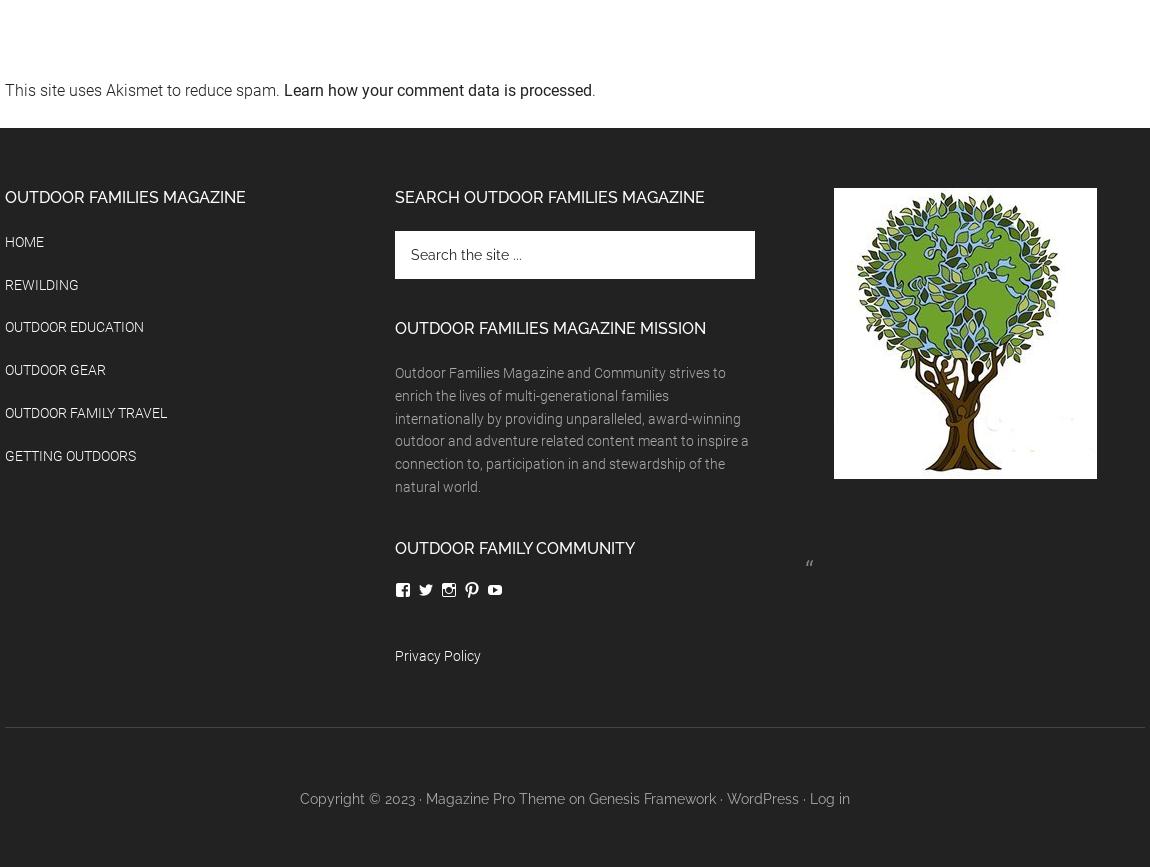 This screenshot has width=1150, height=867. What do you see at coordinates (3, 196) in the screenshot?
I see `'OUTDOOR FAMILIES MAGAZINE'` at bounding box center [3, 196].